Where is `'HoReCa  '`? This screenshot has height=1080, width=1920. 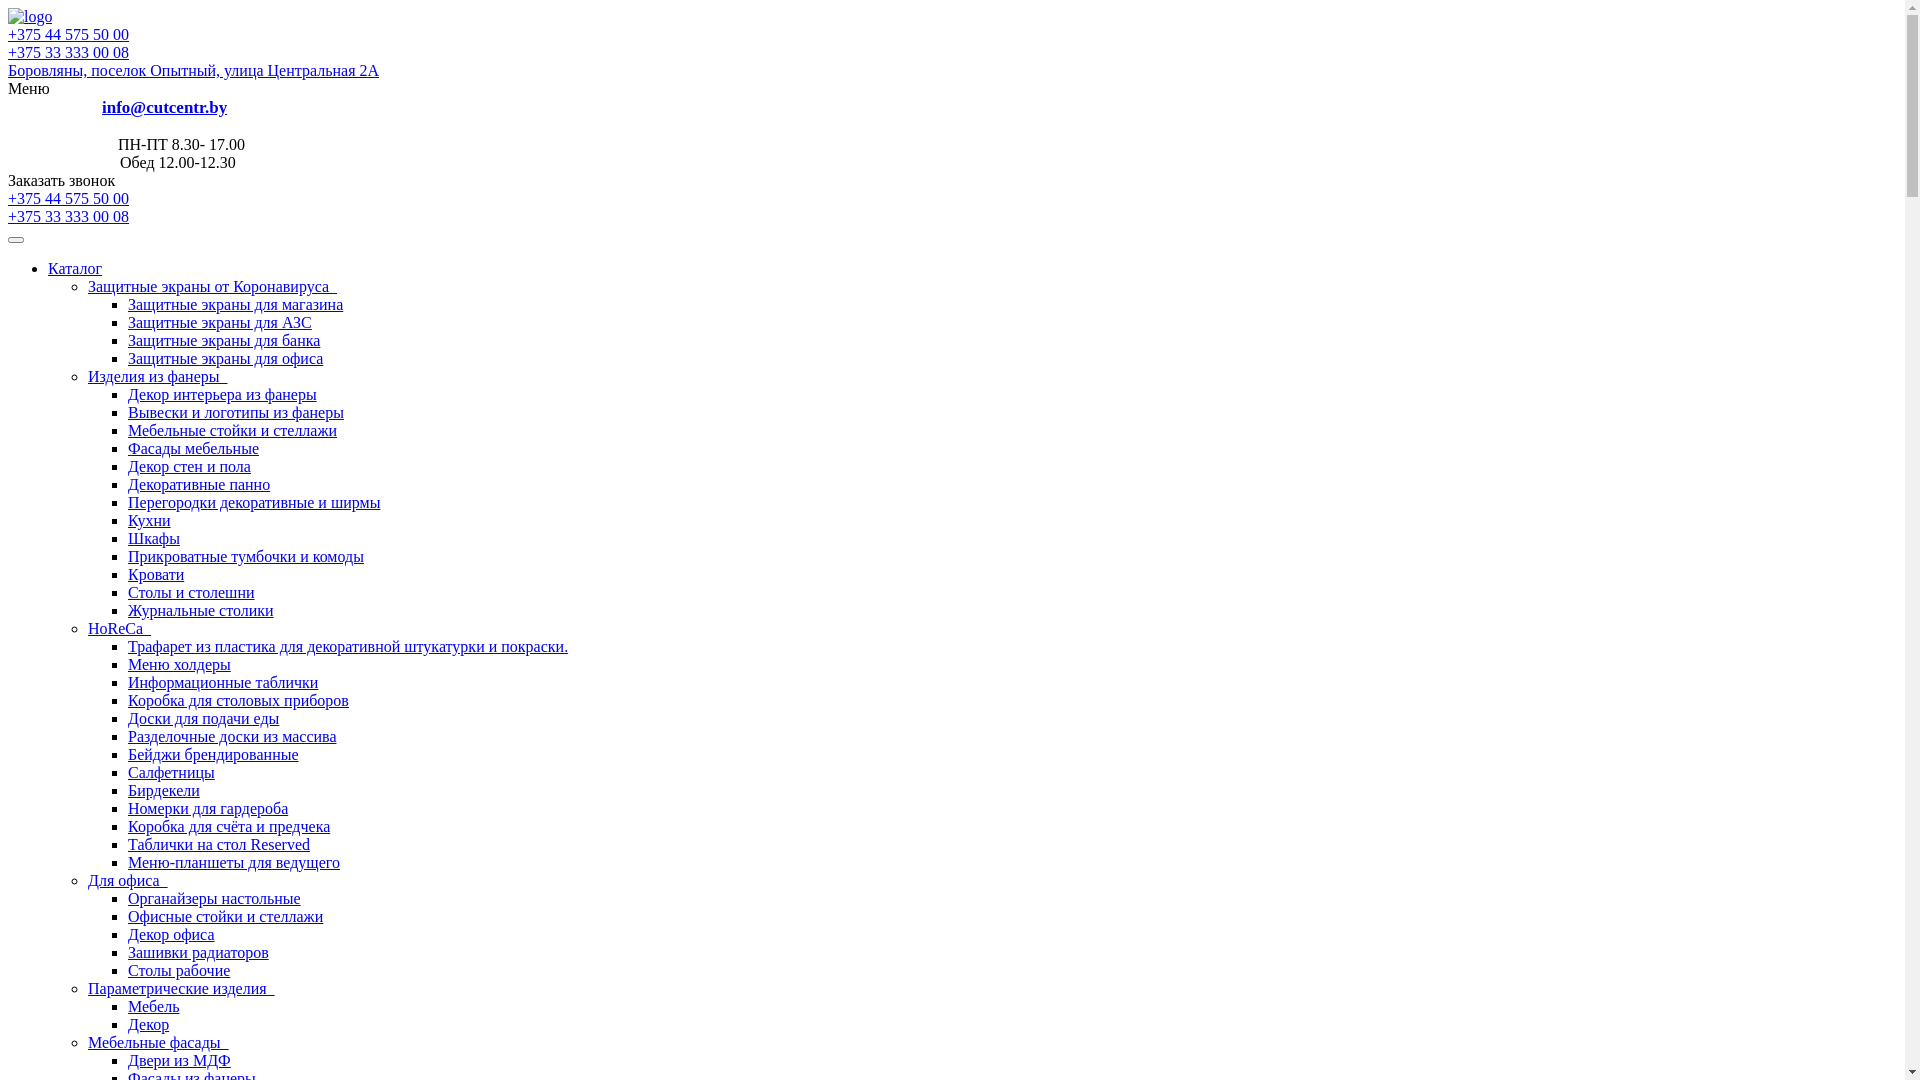 'HoReCa  ' is located at coordinates (118, 627).